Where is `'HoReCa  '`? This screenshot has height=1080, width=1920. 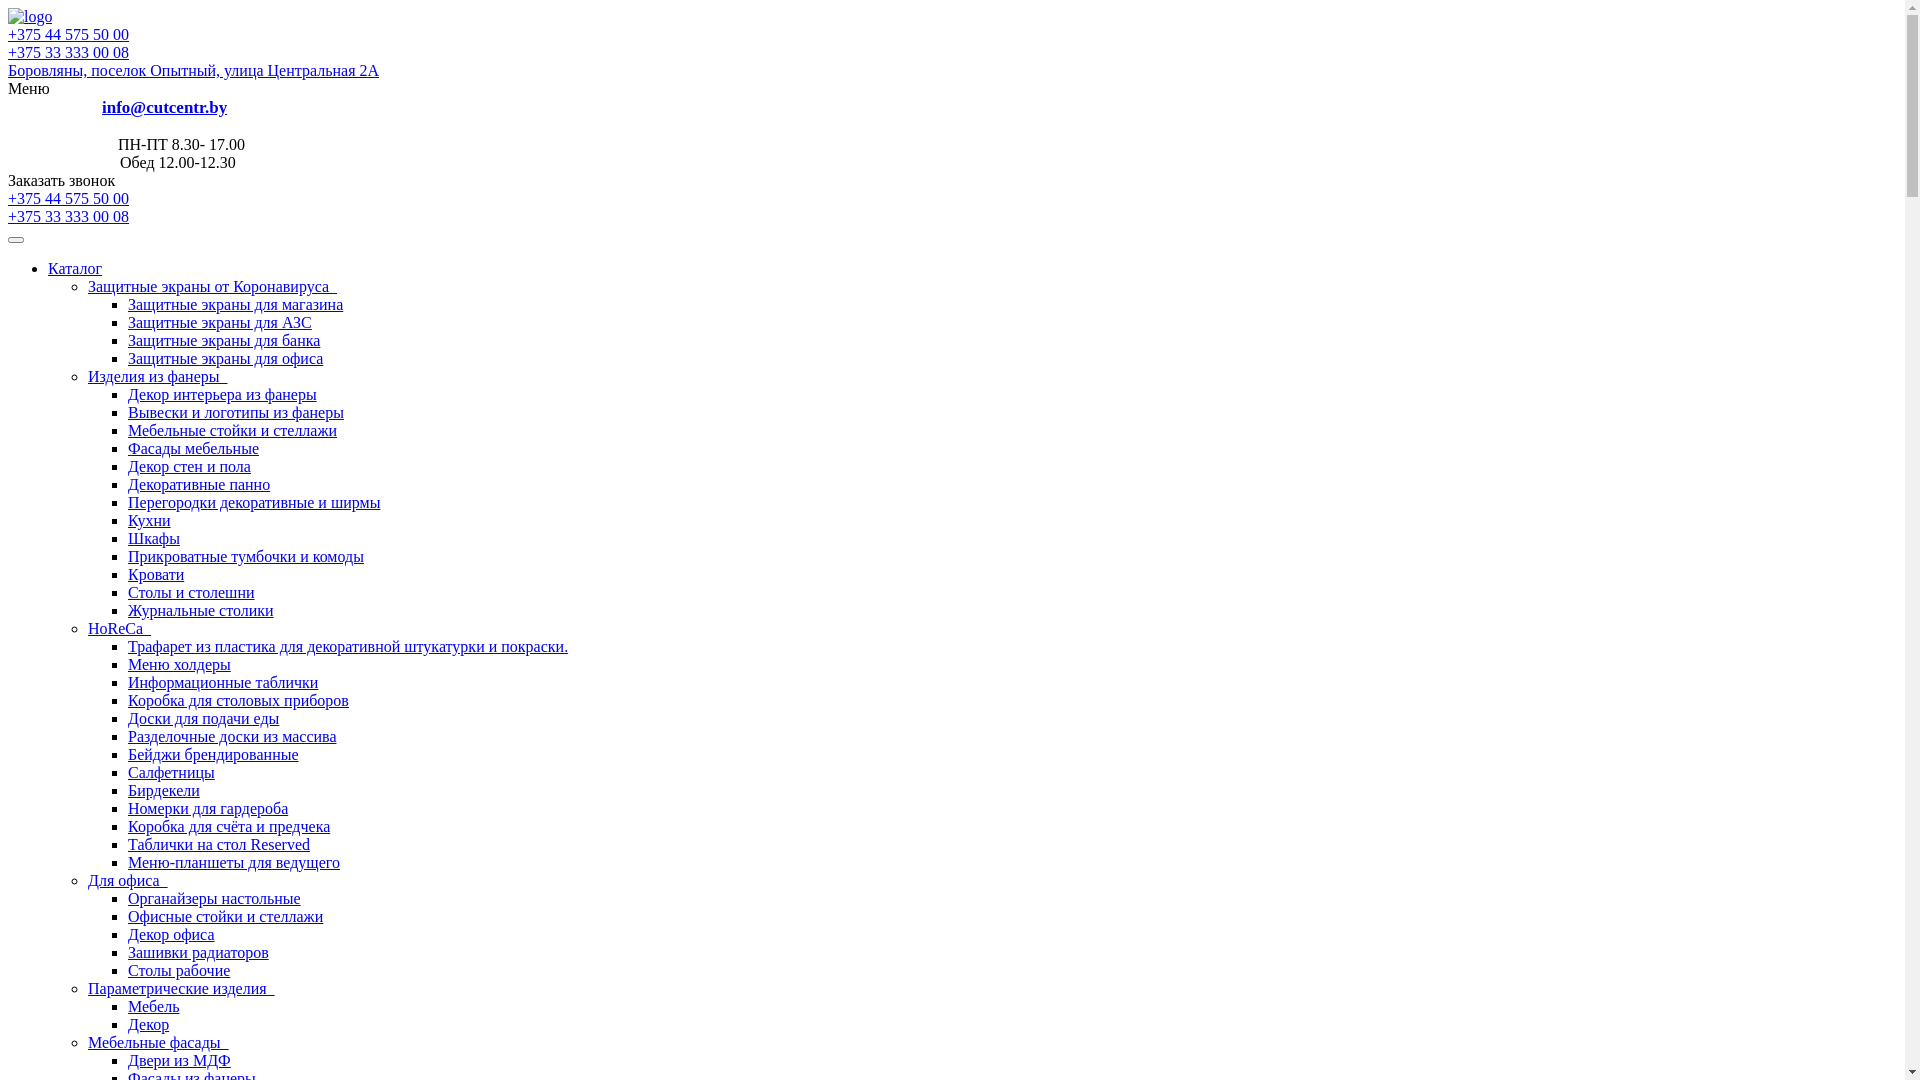 'HoReCa  ' is located at coordinates (118, 627).